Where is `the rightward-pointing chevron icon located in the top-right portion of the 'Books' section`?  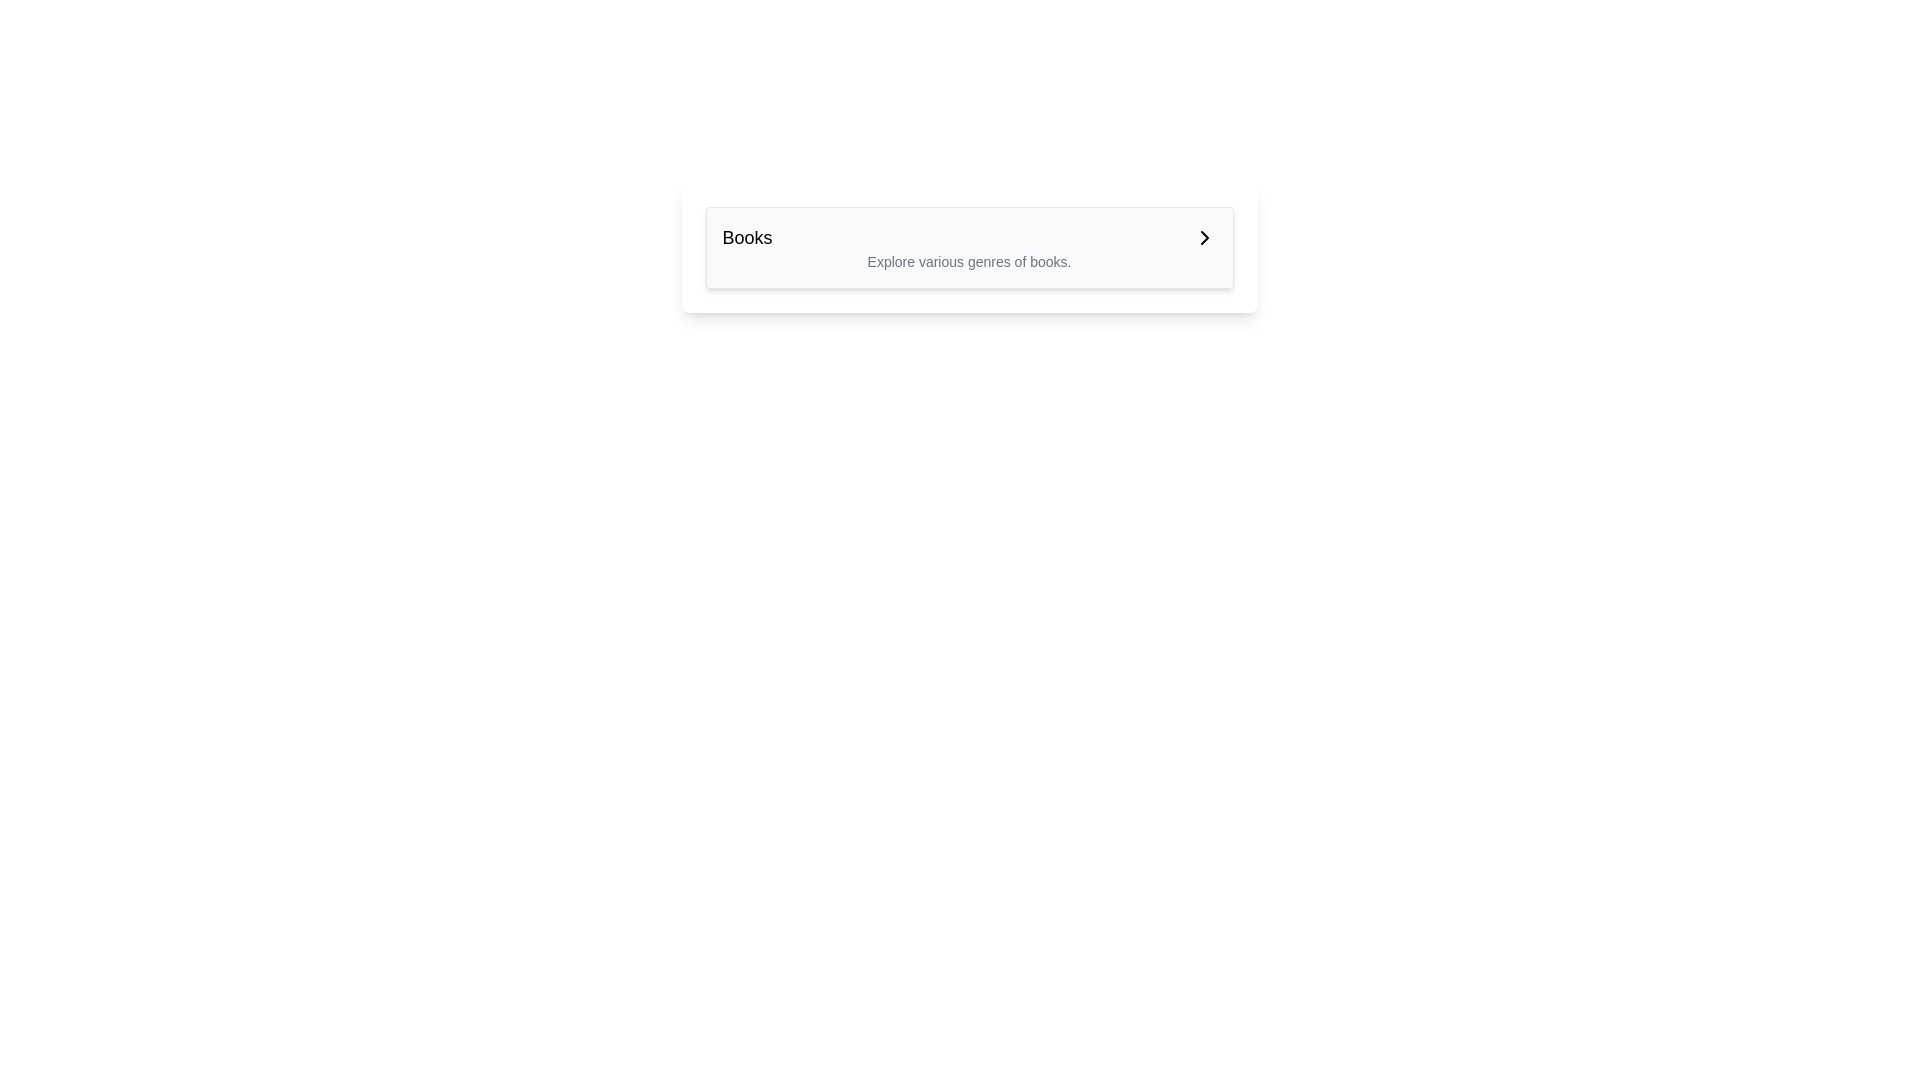
the rightward-pointing chevron icon located in the top-right portion of the 'Books' section is located at coordinates (1203, 237).